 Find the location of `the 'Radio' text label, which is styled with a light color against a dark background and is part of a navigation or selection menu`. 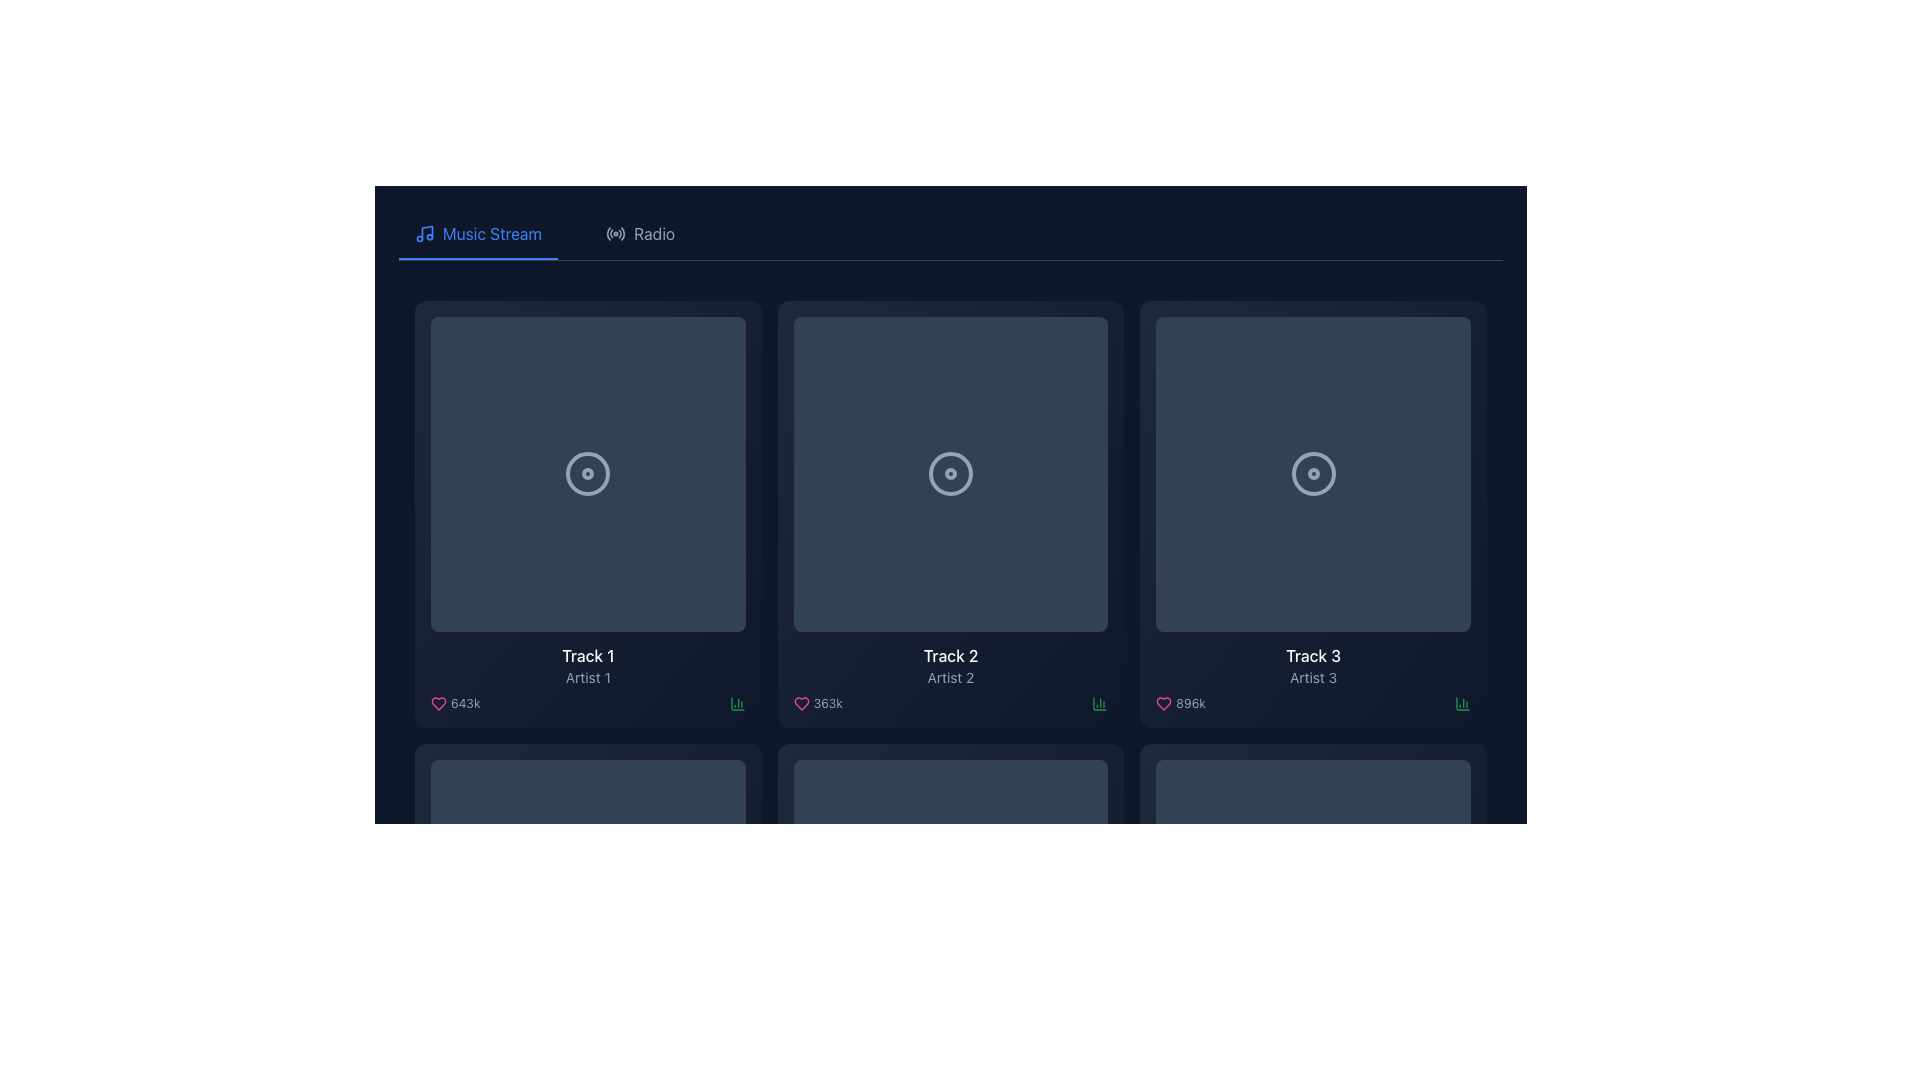

the 'Radio' text label, which is styled with a light color against a dark background and is part of a navigation or selection menu is located at coordinates (654, 233).